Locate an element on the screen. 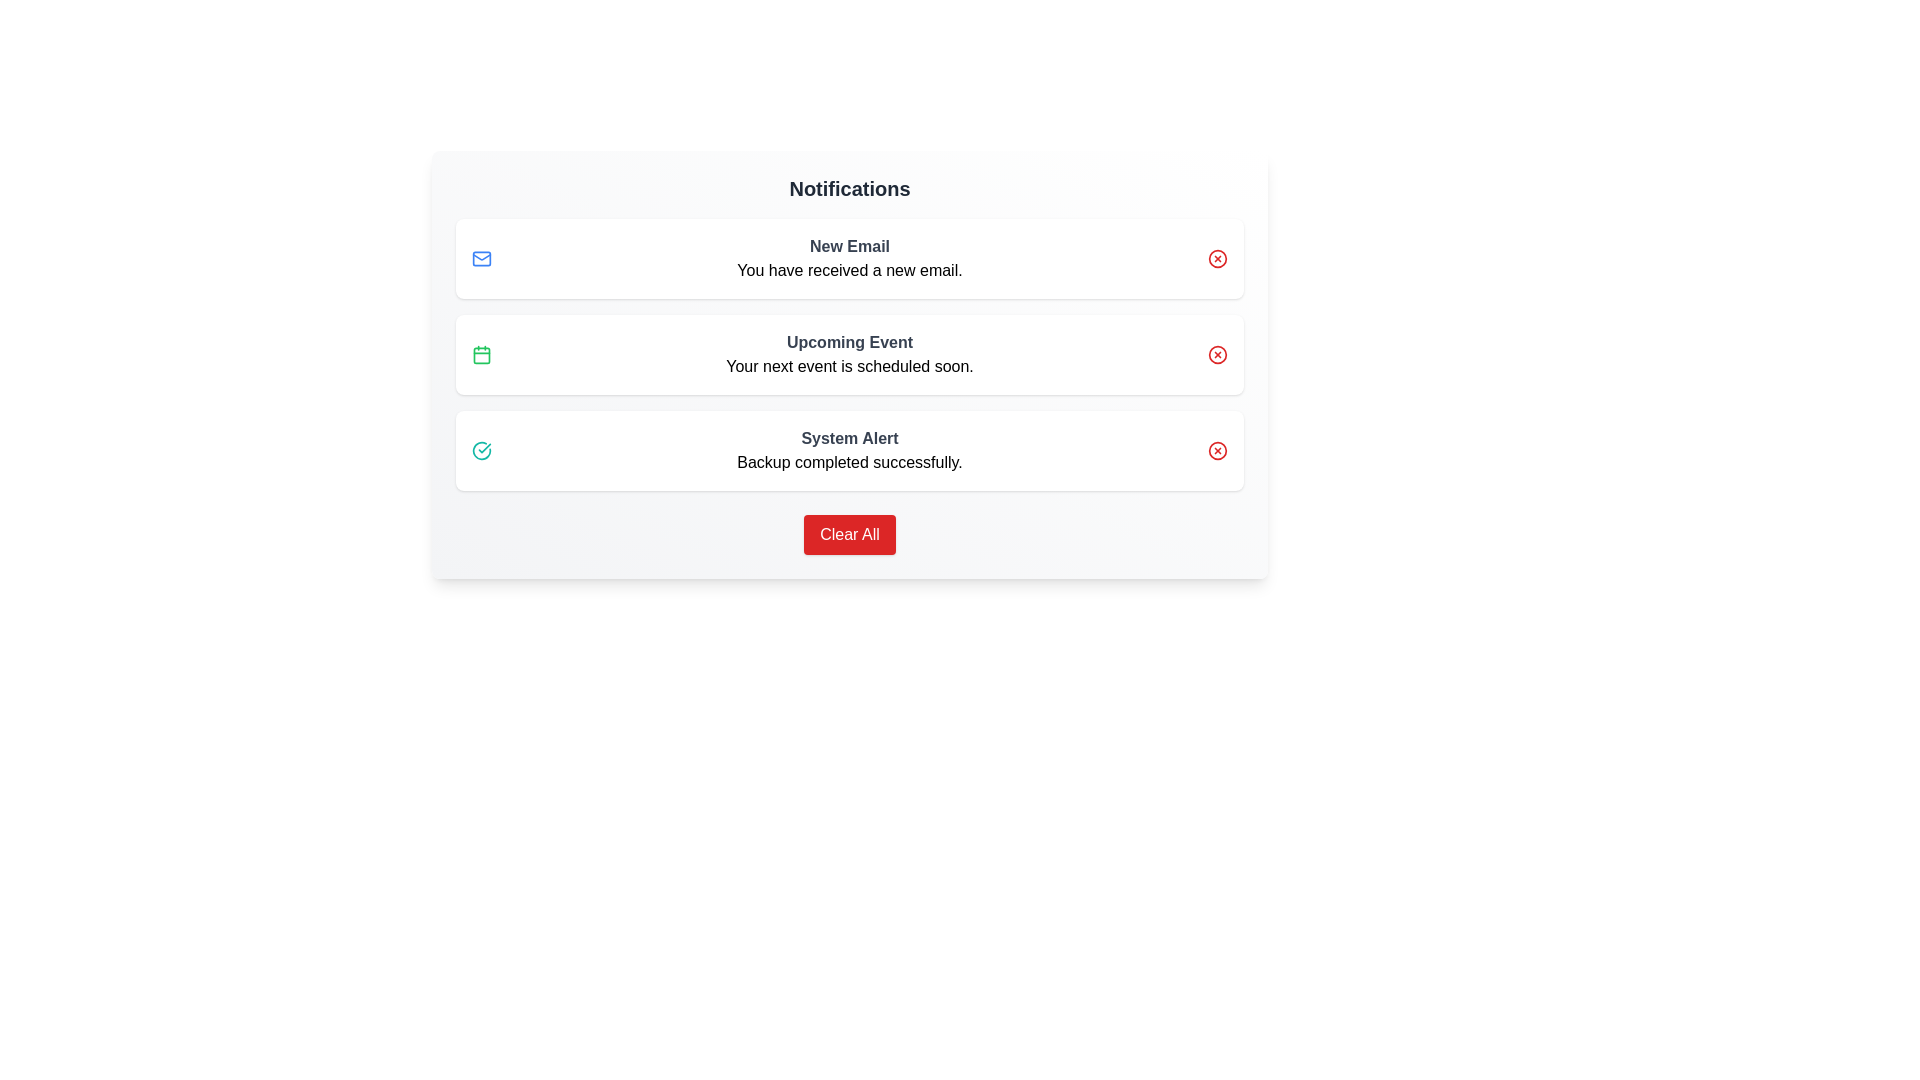 This screenshot has height=1080, width=1920. attributes of the blue diagonal line resembling the bottom part of an envelope, which is part of the mail icon in the Notifications panel for 'New Email' is located at coordinates (481, 256).